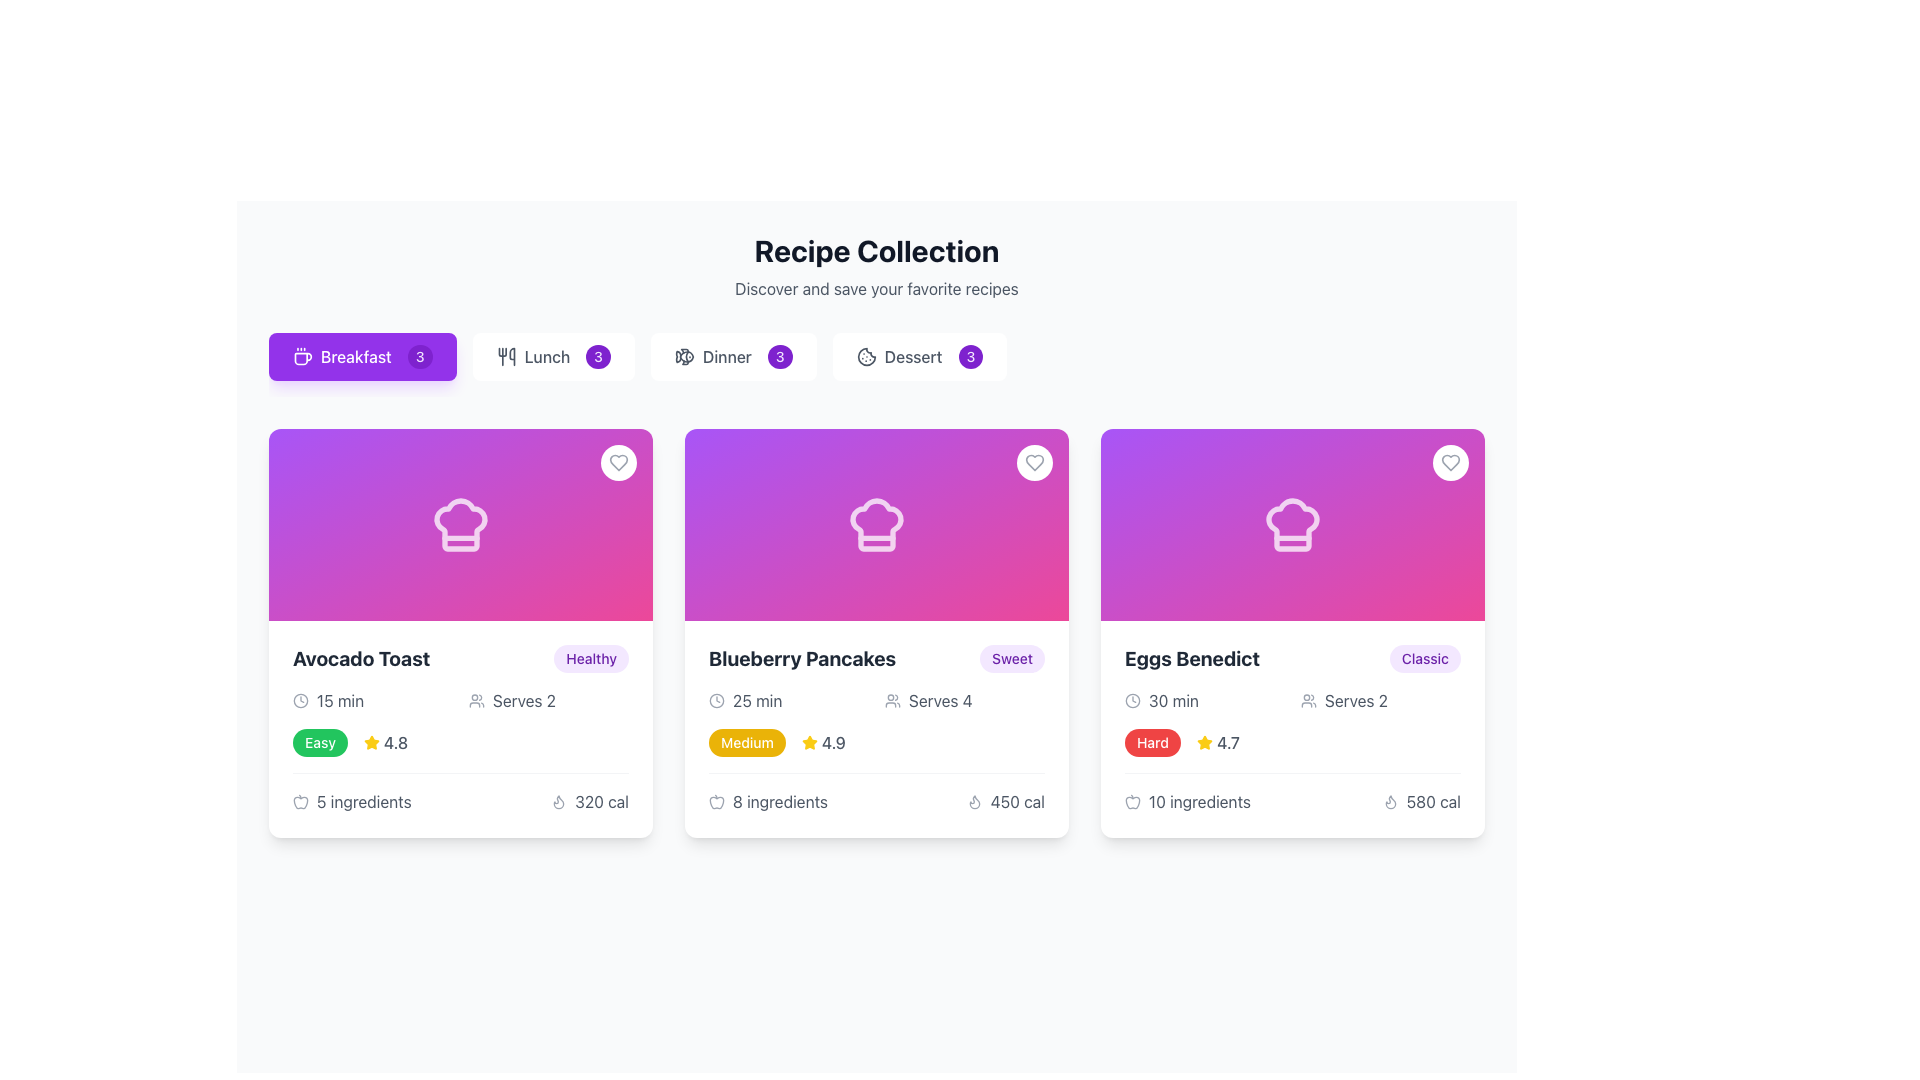  What do you see at coordinates (1187, 801) in the screenshot?
I see `the text displaying '10' ingredients for the 'Eggs Benedict' recipe, located below the 'Hard' tag and above the '580 cal' calorie count in its card` at bounding box center [1187, 801].